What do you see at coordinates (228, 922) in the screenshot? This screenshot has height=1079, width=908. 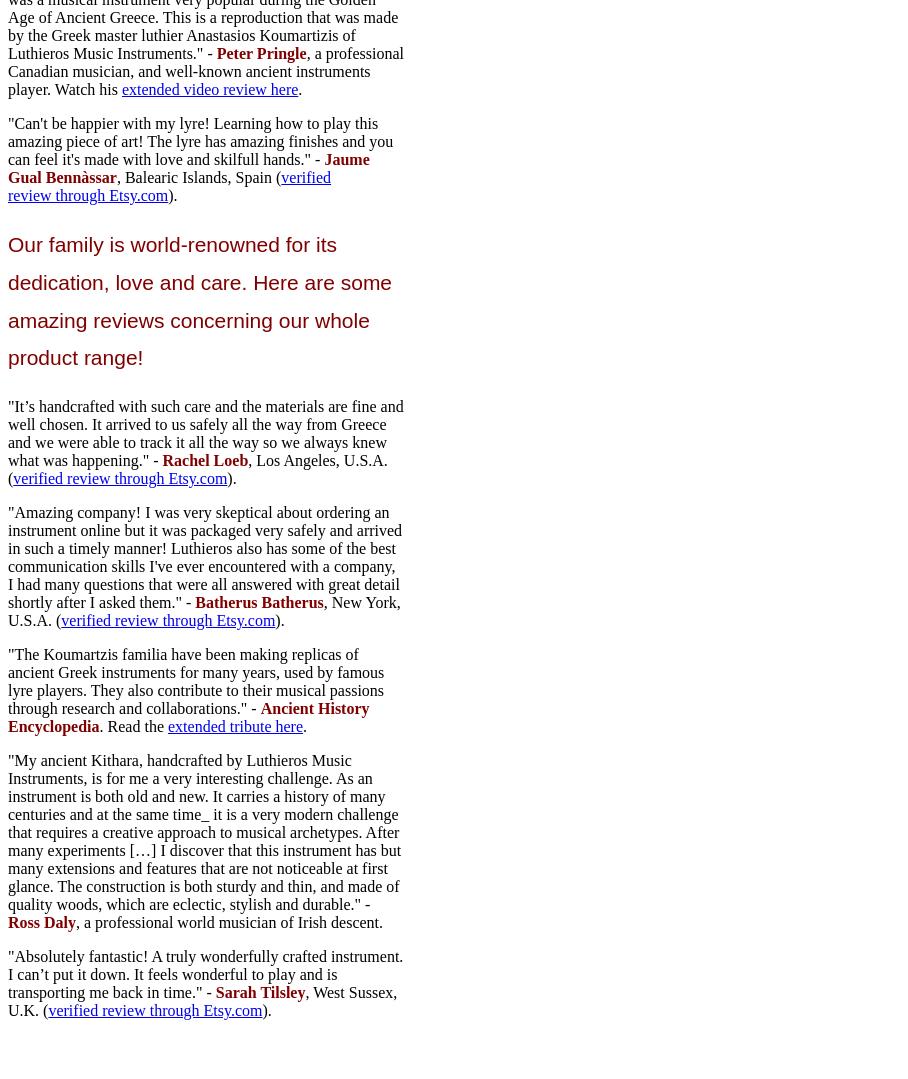 I see `', a professional world musician of Irish descent.'` at bounding box center [228, 922].